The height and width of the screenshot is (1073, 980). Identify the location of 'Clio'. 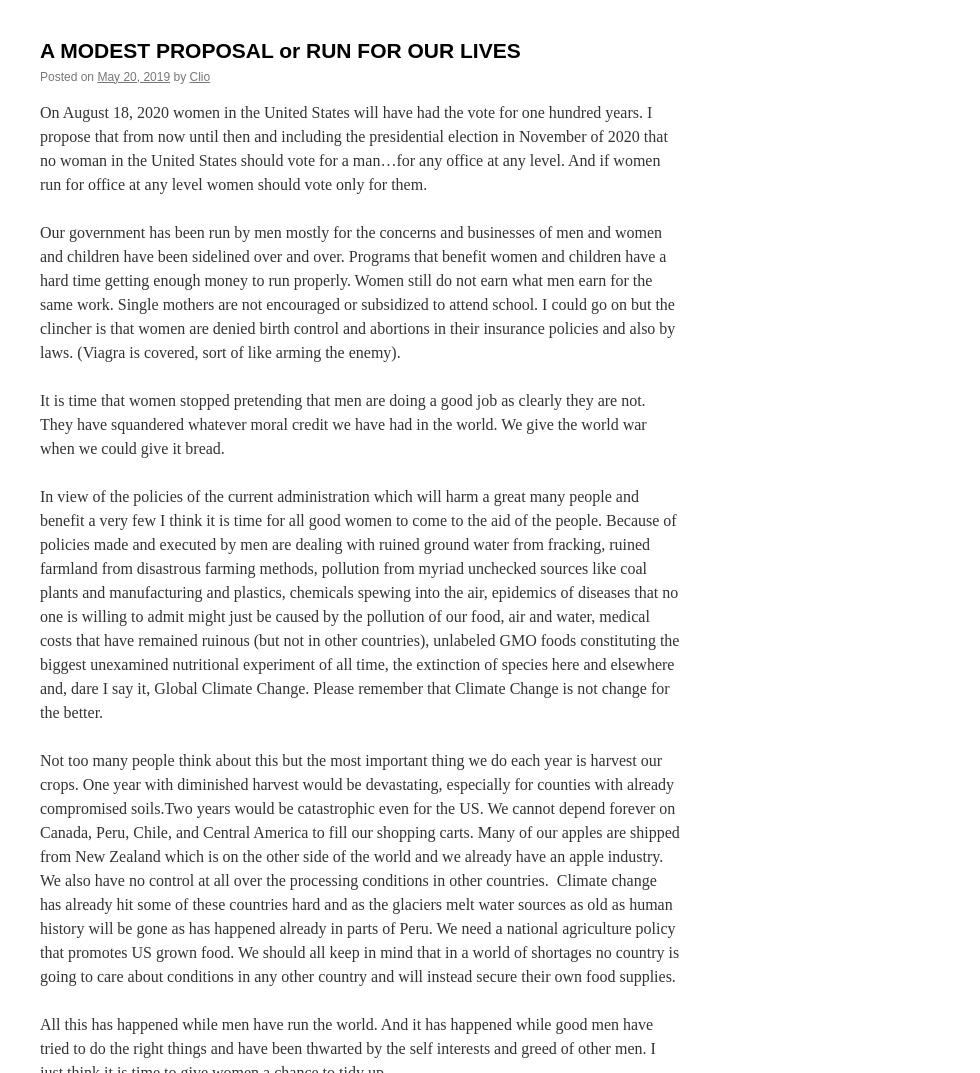
(189, 75).